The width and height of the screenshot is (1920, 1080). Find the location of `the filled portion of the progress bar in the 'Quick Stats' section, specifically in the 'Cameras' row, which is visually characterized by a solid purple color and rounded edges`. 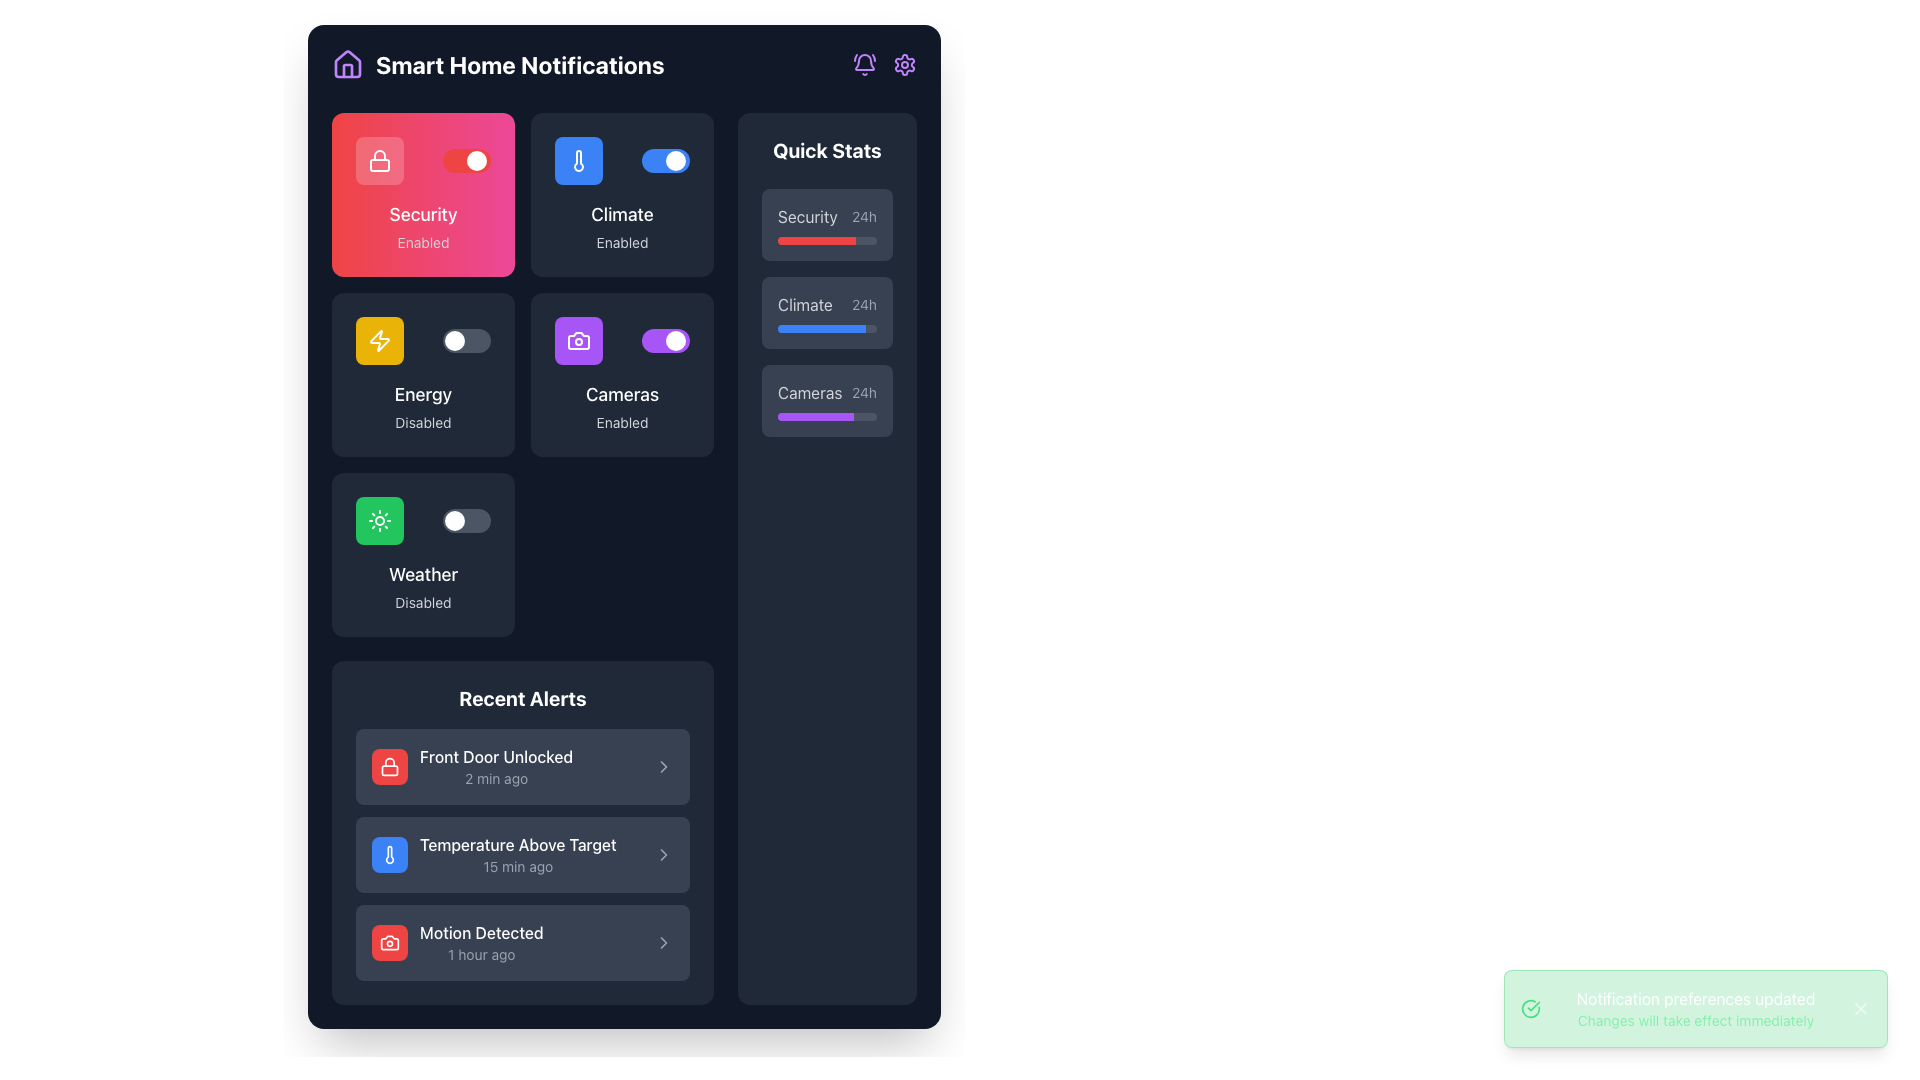

the filled portion of the progress bar in the 'Quick Stats' section, specifically in the 'Cameras' row, which is visually characterized by a solid purple color and rounded edges is located at coordinates (816, 415).